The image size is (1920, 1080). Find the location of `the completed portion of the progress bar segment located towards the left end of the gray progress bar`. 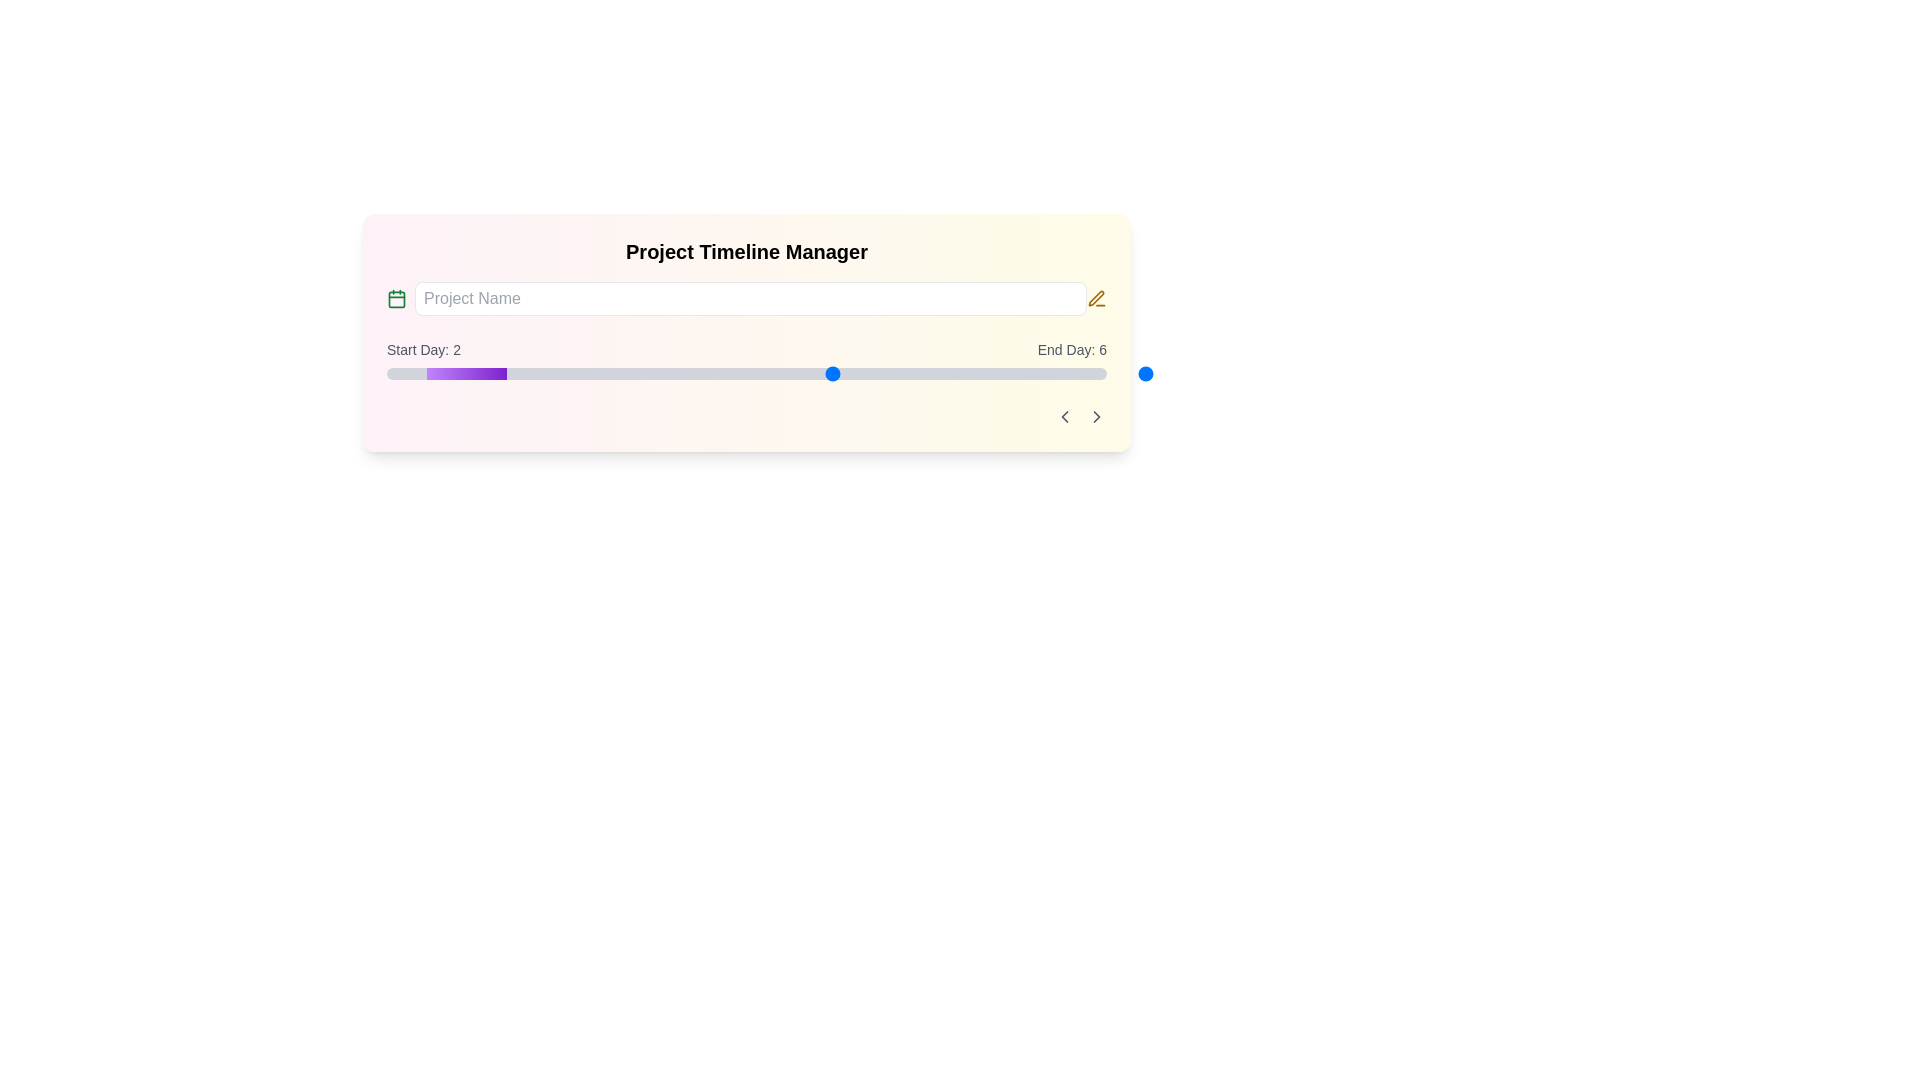

the completed portion of the progress bar segment located towards the left end of the gray progress bar is located at coordinates (465, 374).